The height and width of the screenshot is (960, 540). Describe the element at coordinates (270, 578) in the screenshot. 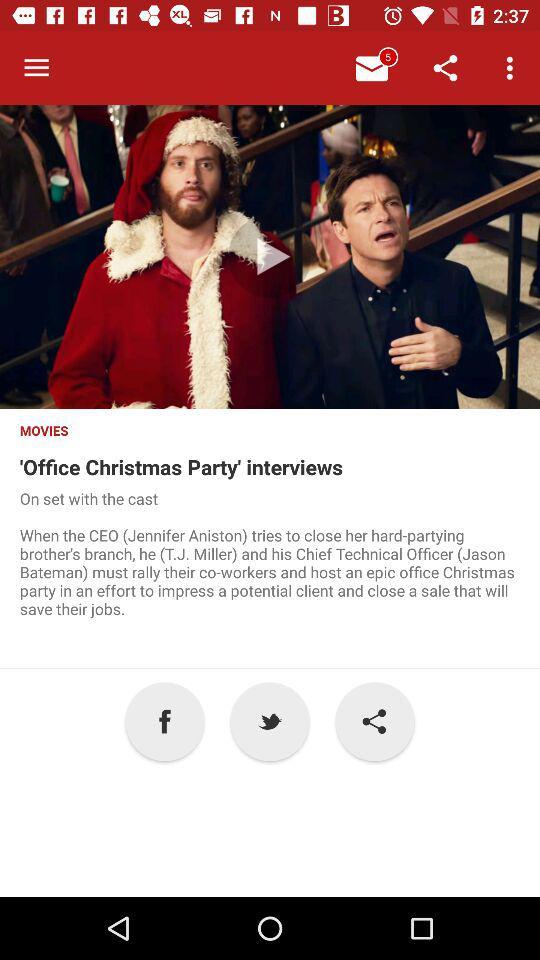

I see `item above a item` at that location.